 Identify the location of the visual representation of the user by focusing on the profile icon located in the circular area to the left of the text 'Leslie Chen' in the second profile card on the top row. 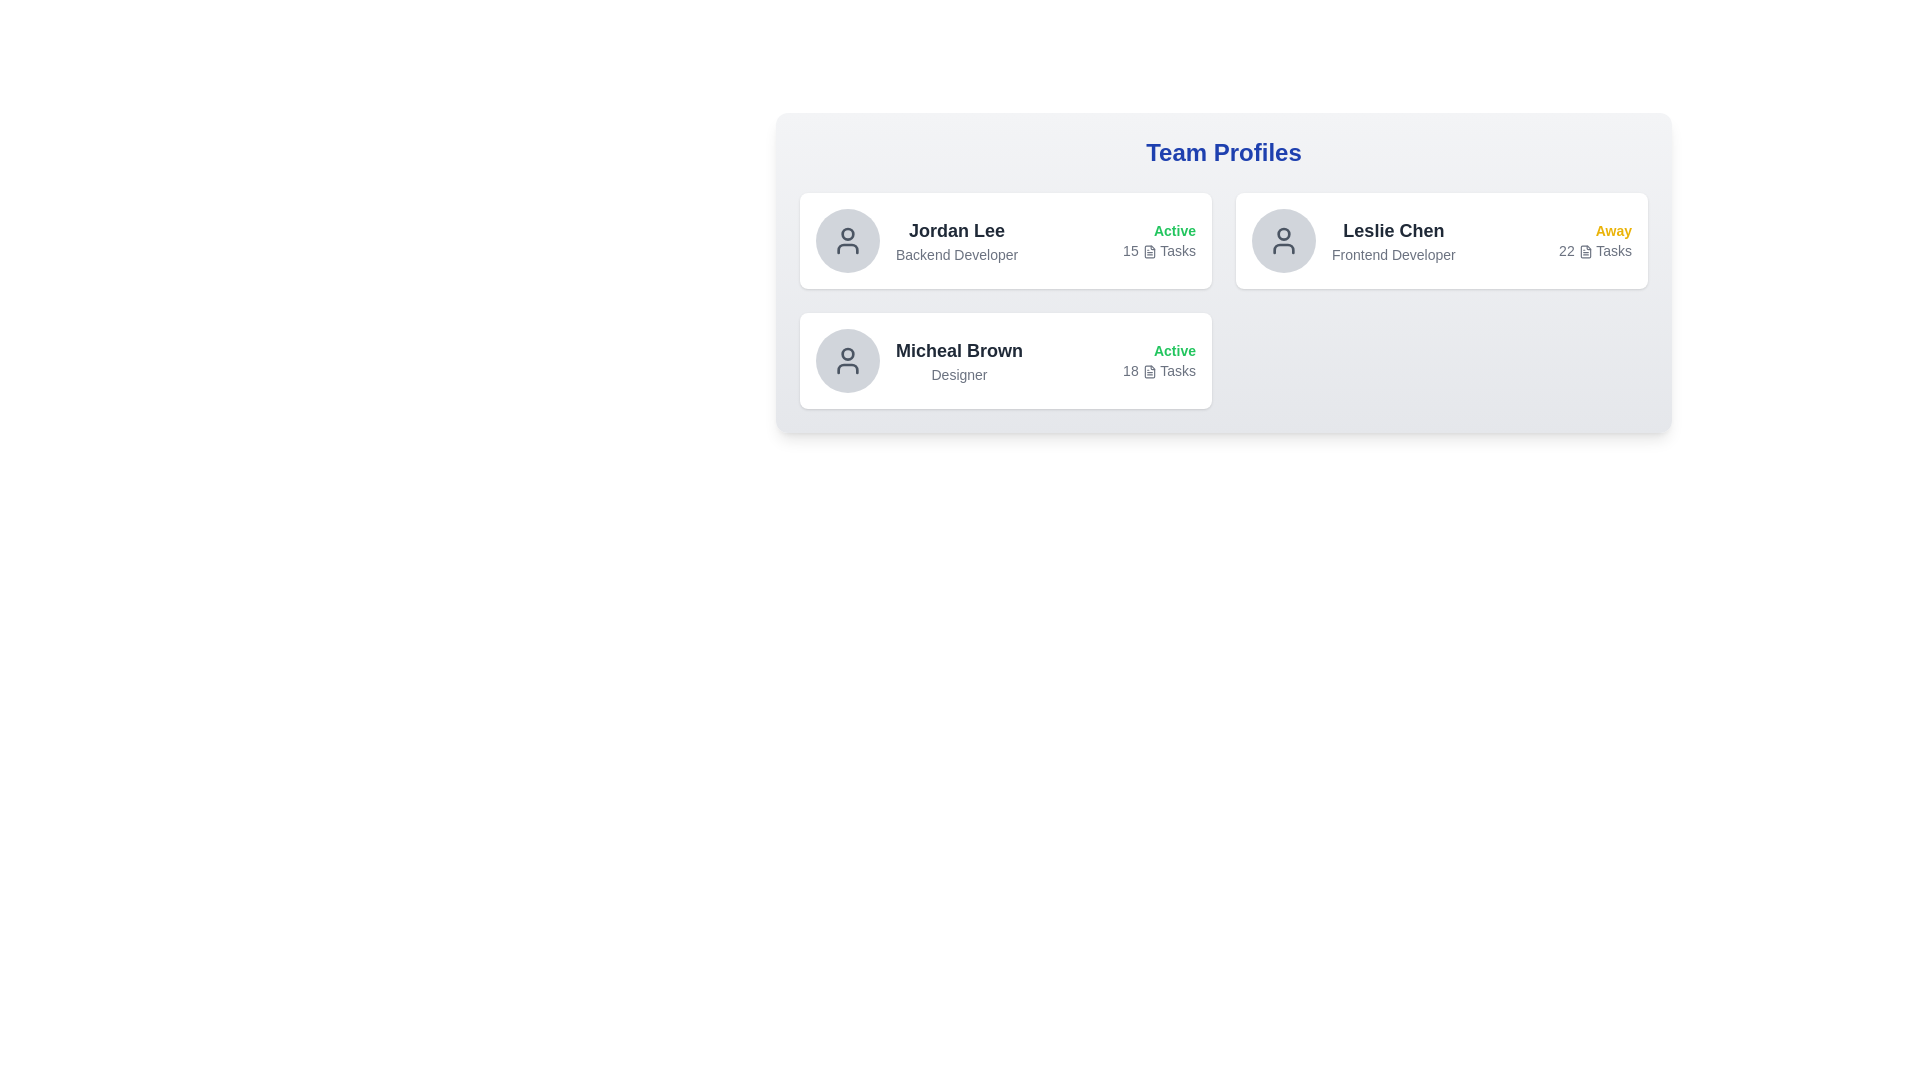
(848, 239).